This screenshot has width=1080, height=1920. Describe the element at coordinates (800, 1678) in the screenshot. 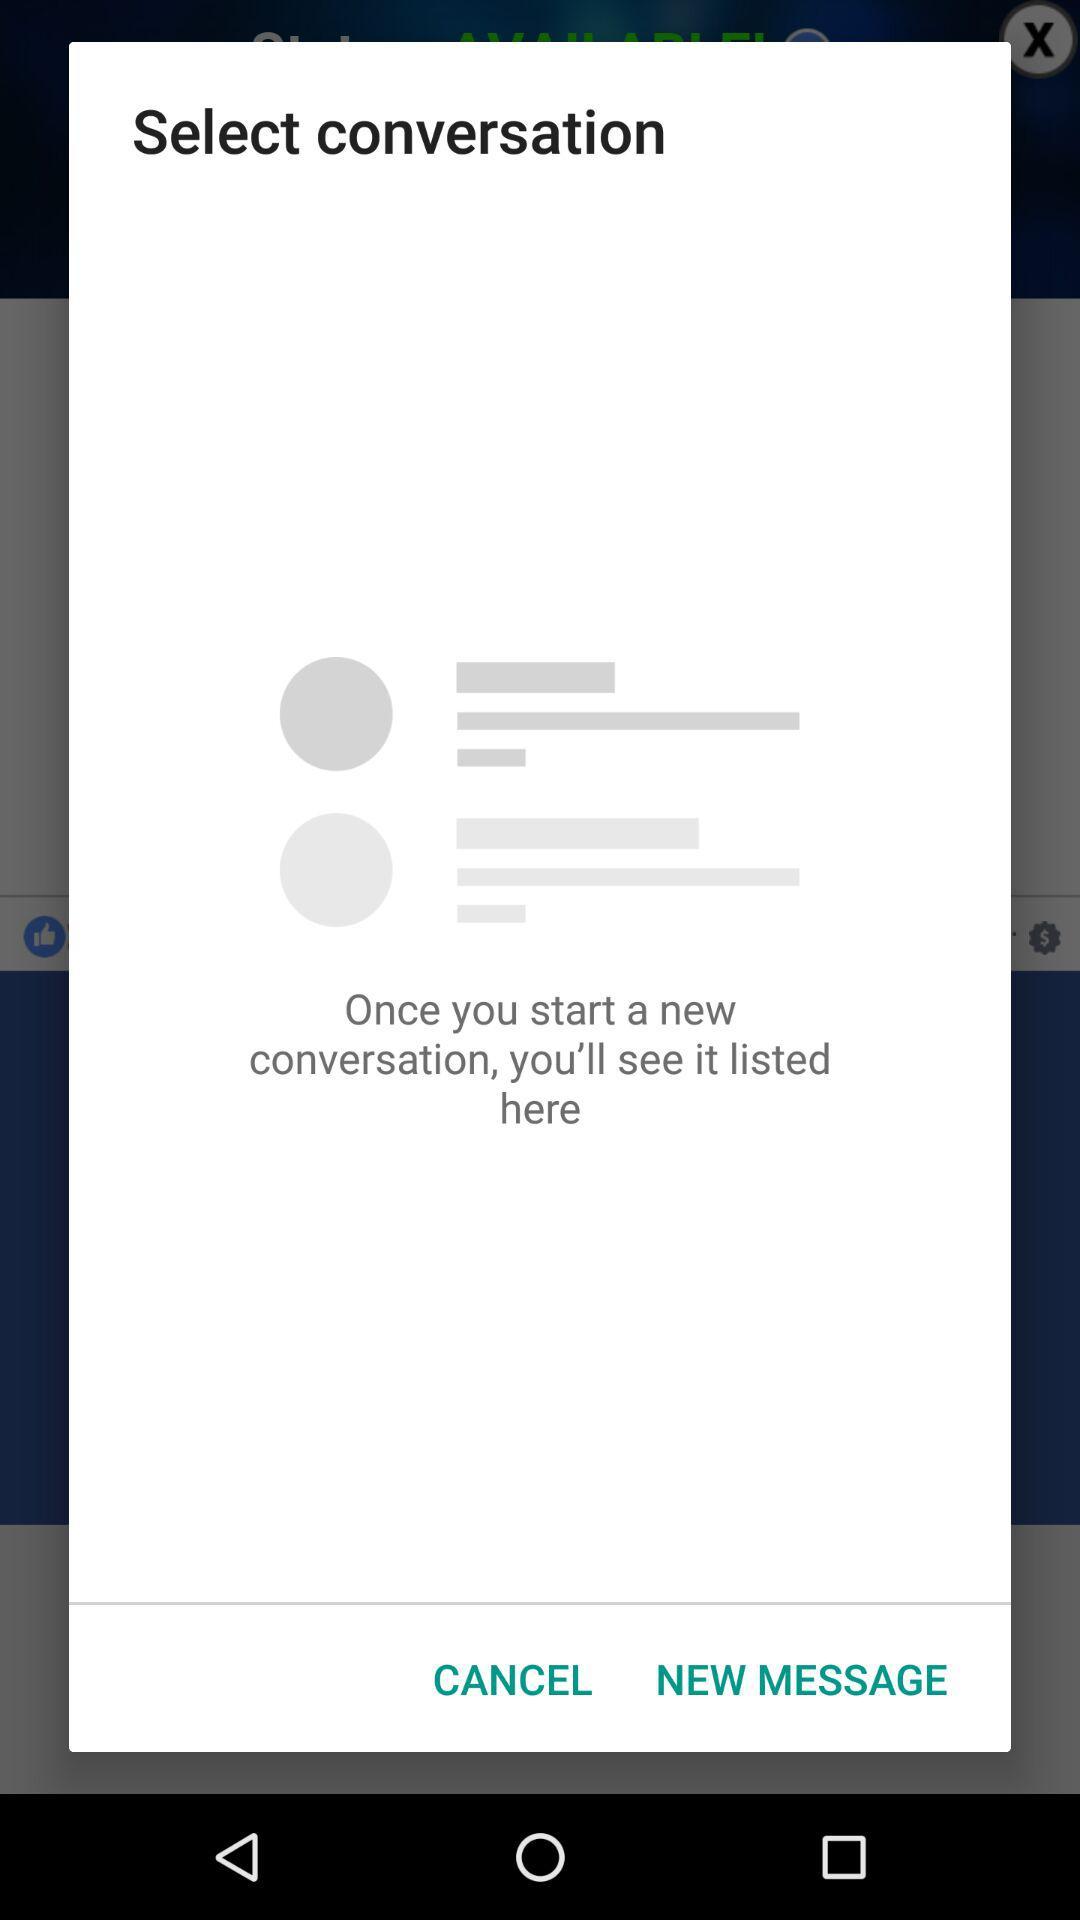

I see `new message item` at that location.